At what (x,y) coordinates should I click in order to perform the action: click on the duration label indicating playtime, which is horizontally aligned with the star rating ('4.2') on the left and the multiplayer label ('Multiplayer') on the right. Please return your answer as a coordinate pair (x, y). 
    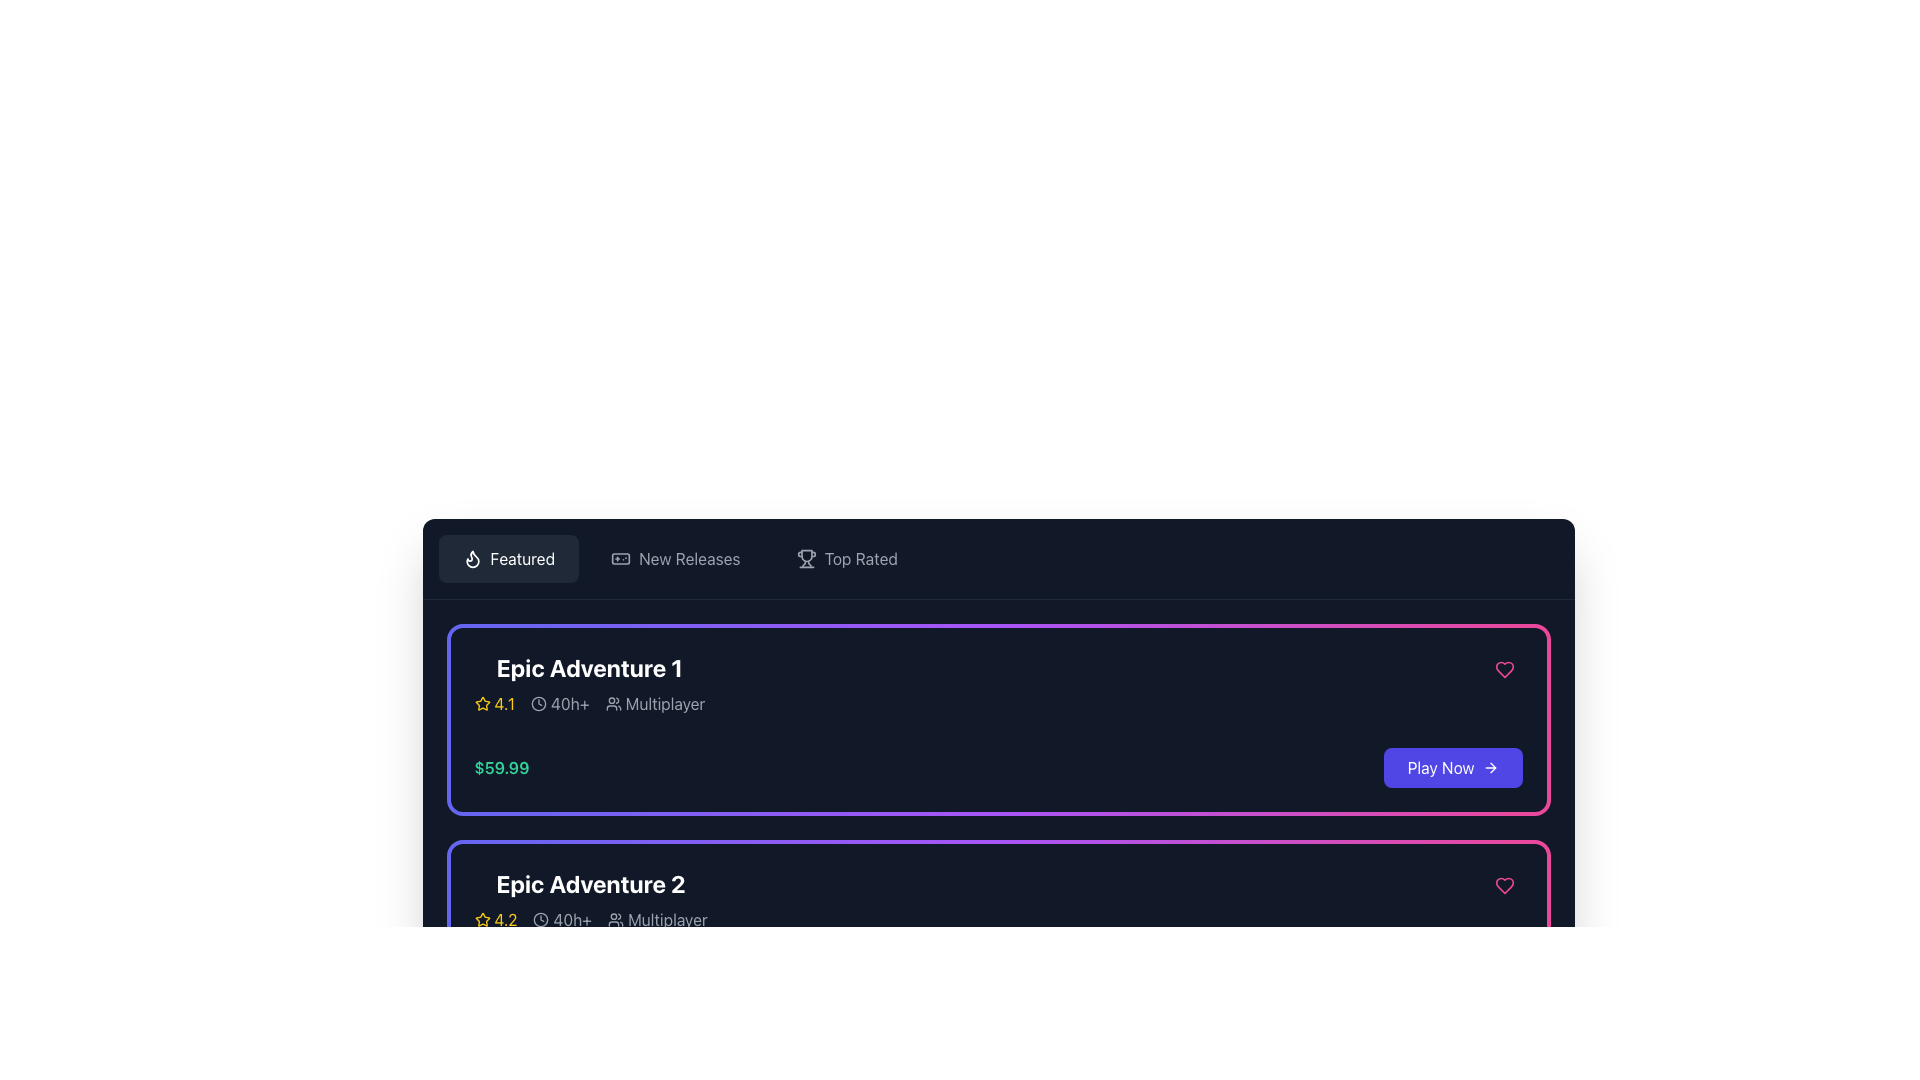
    Looking at the image, I should click on (561, 920).